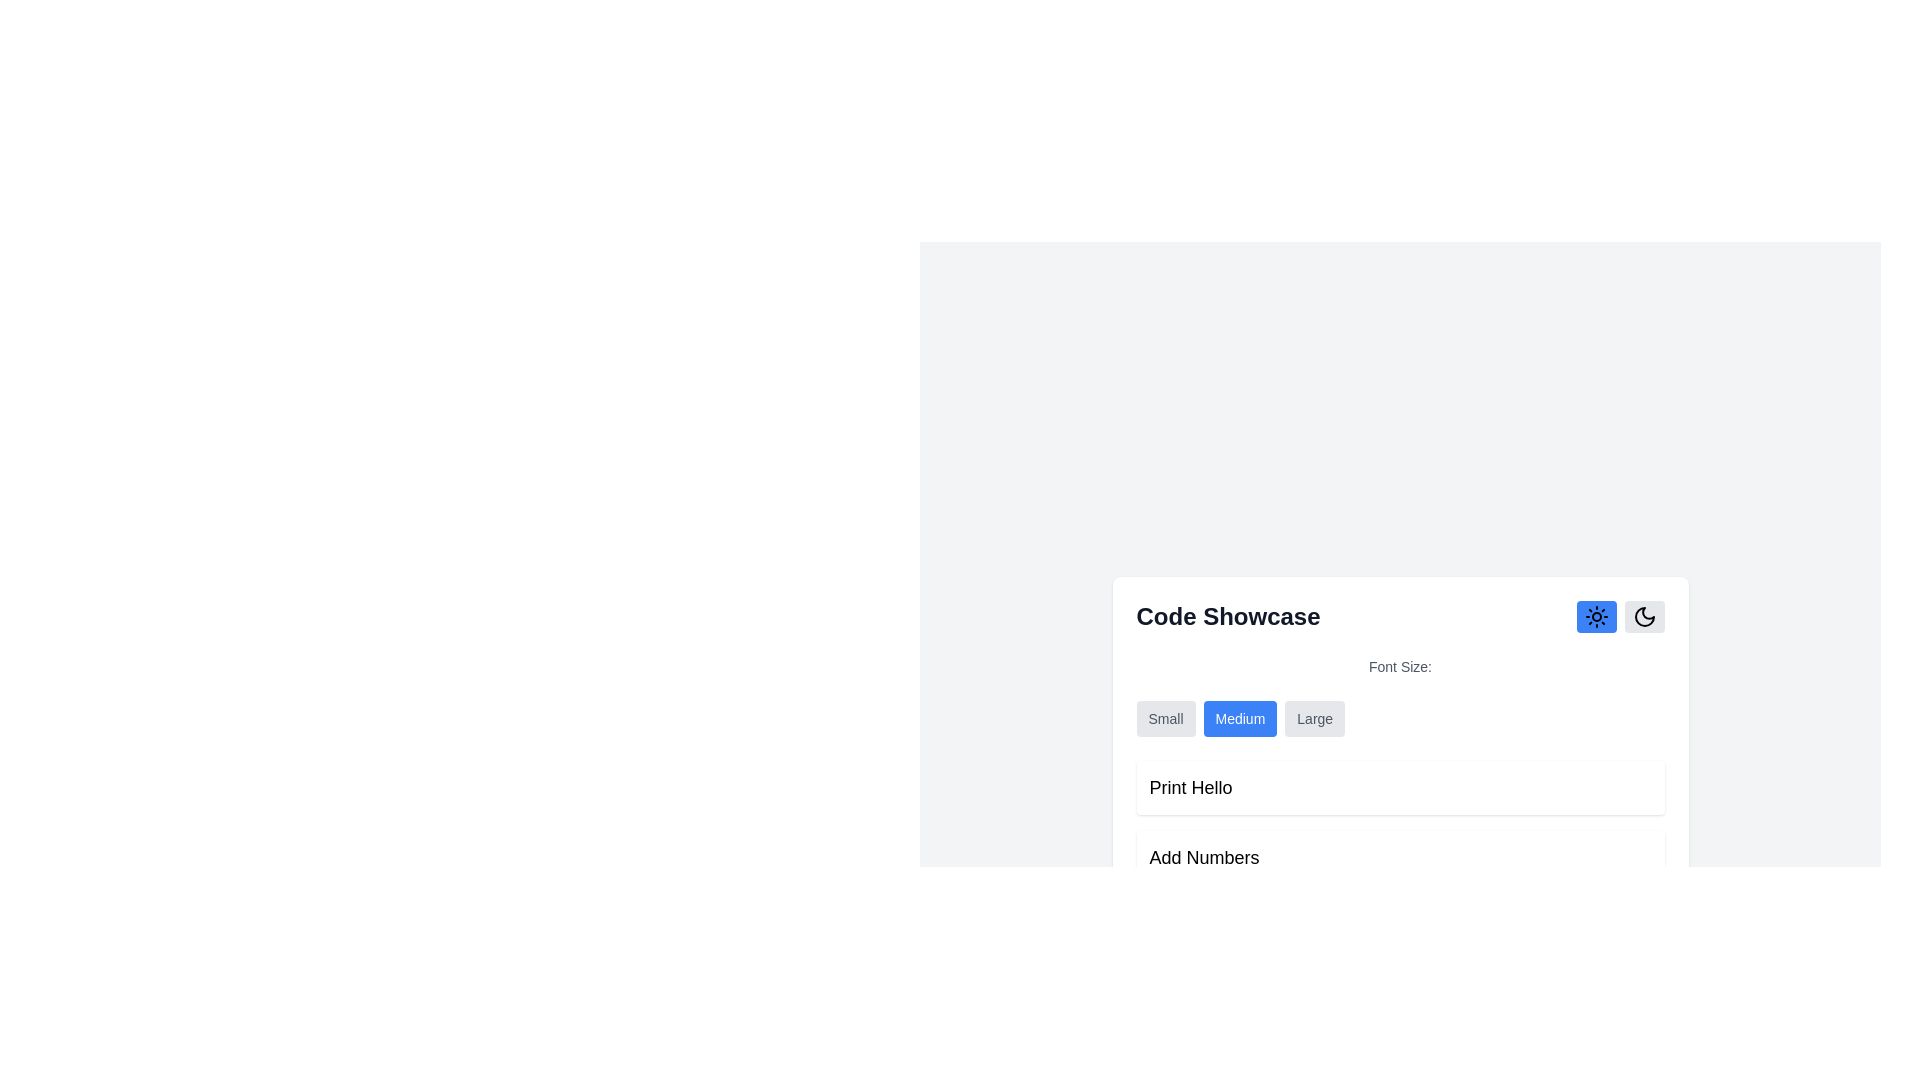  I want to click on the rectangular button labeled 'Small' with a light gray background and rounded corners, so click(1166, 717).